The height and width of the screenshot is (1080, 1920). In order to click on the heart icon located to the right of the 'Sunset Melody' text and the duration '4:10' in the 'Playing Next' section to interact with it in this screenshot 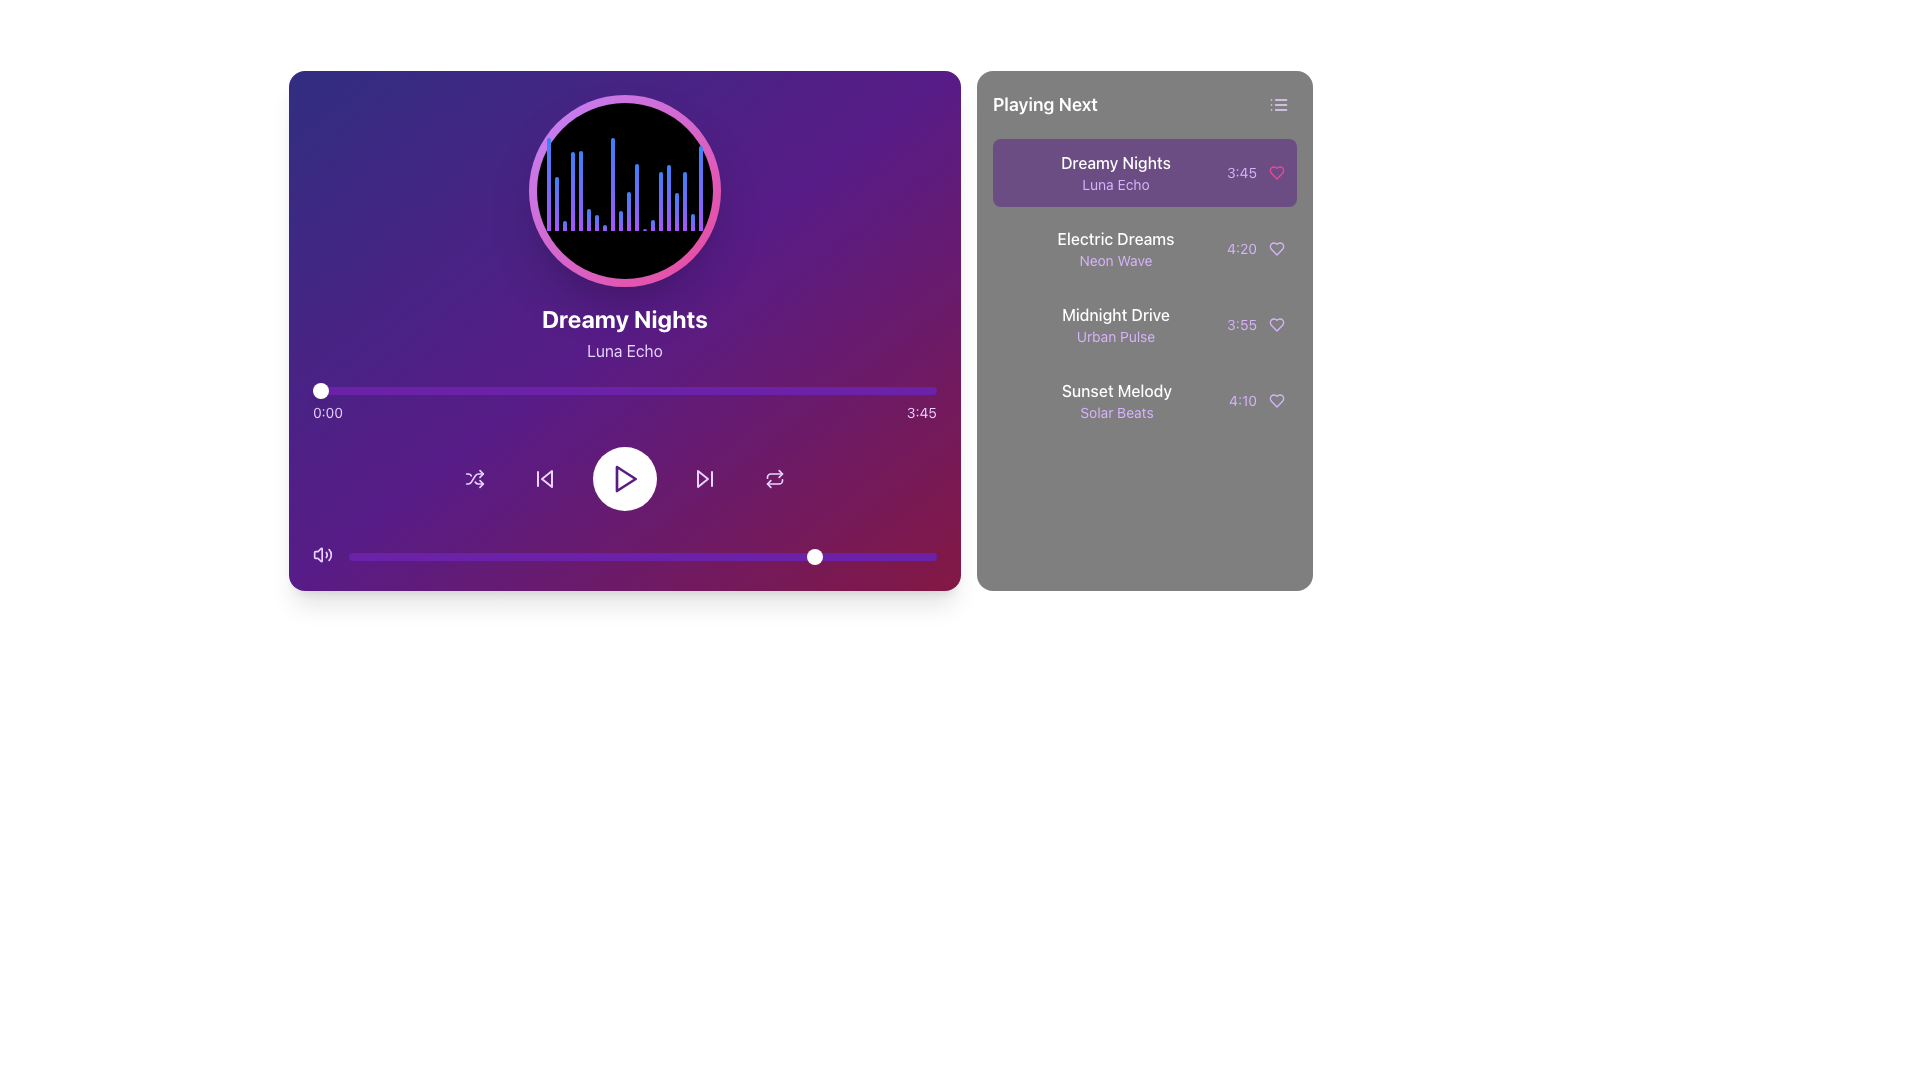, I will do `click(1275, 401)`.